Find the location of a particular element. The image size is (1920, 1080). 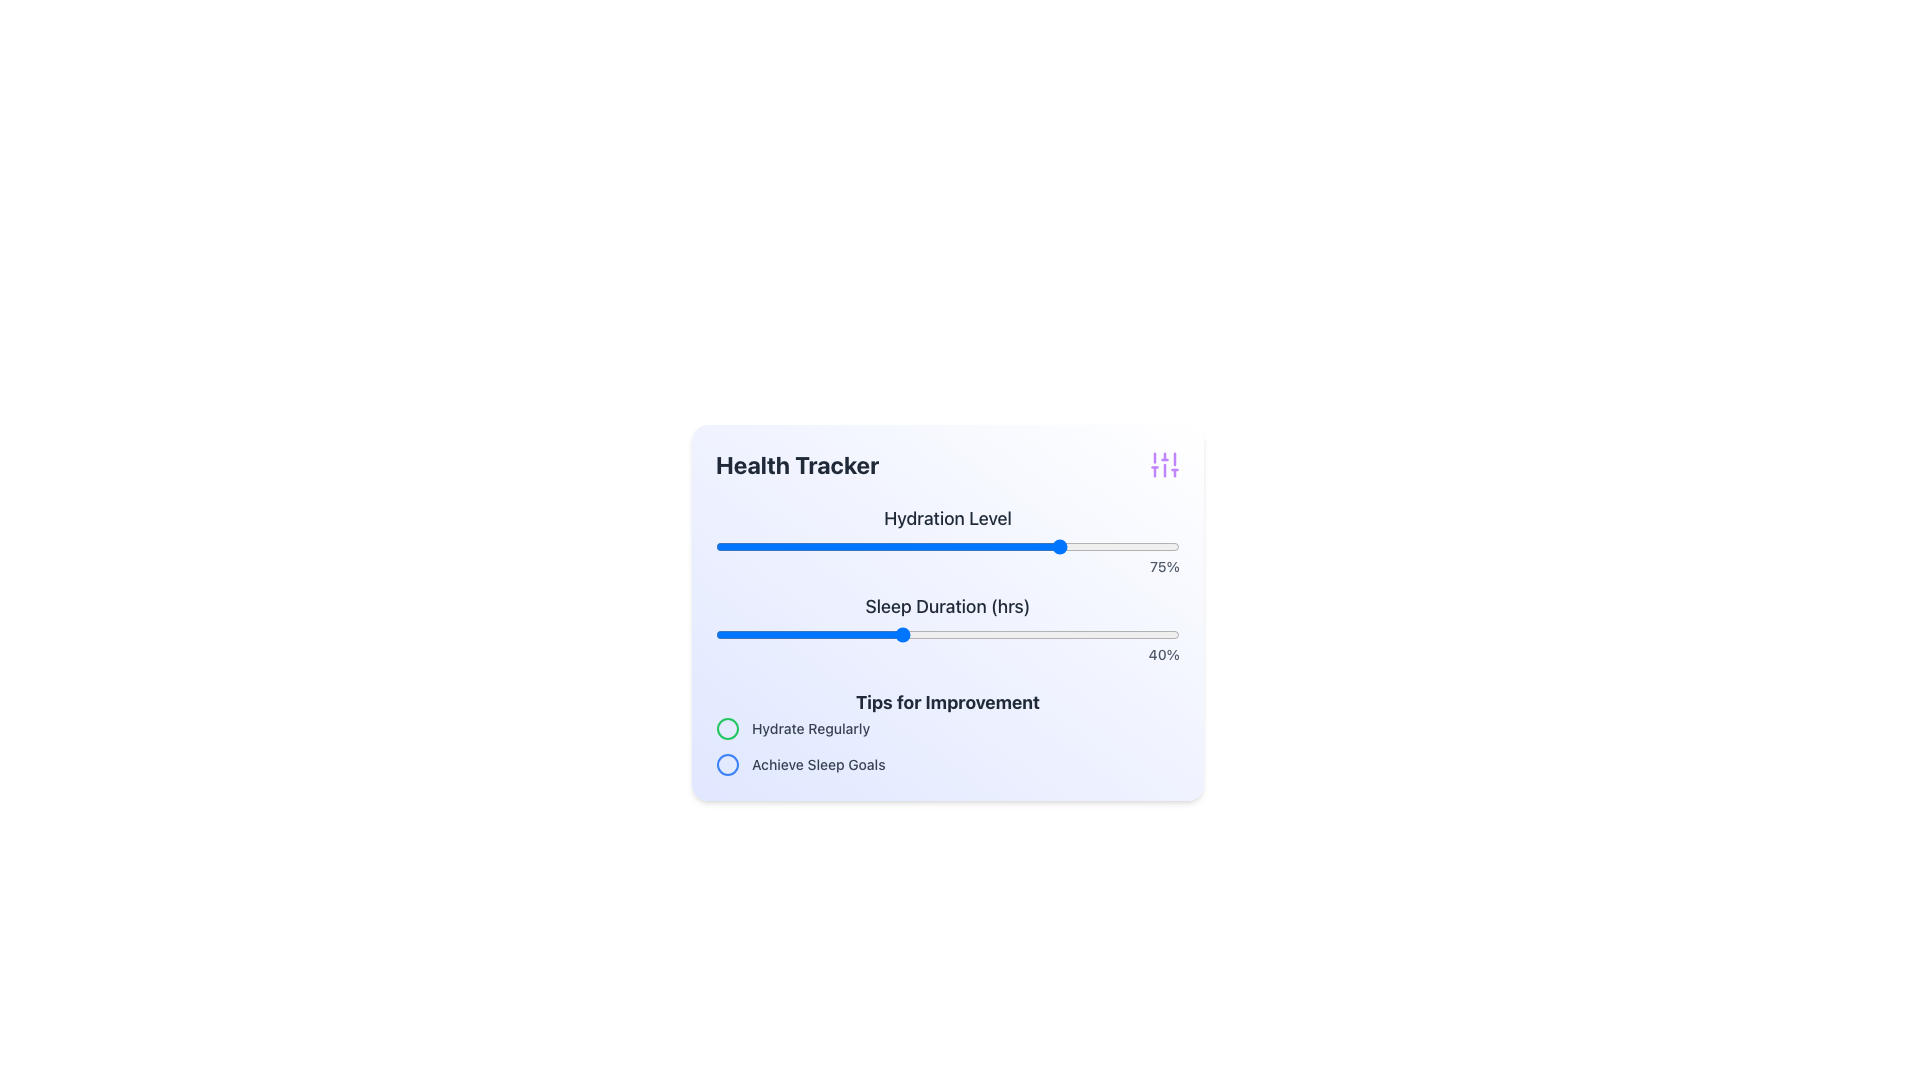

the hydration level is located at coordinates (715, 547).